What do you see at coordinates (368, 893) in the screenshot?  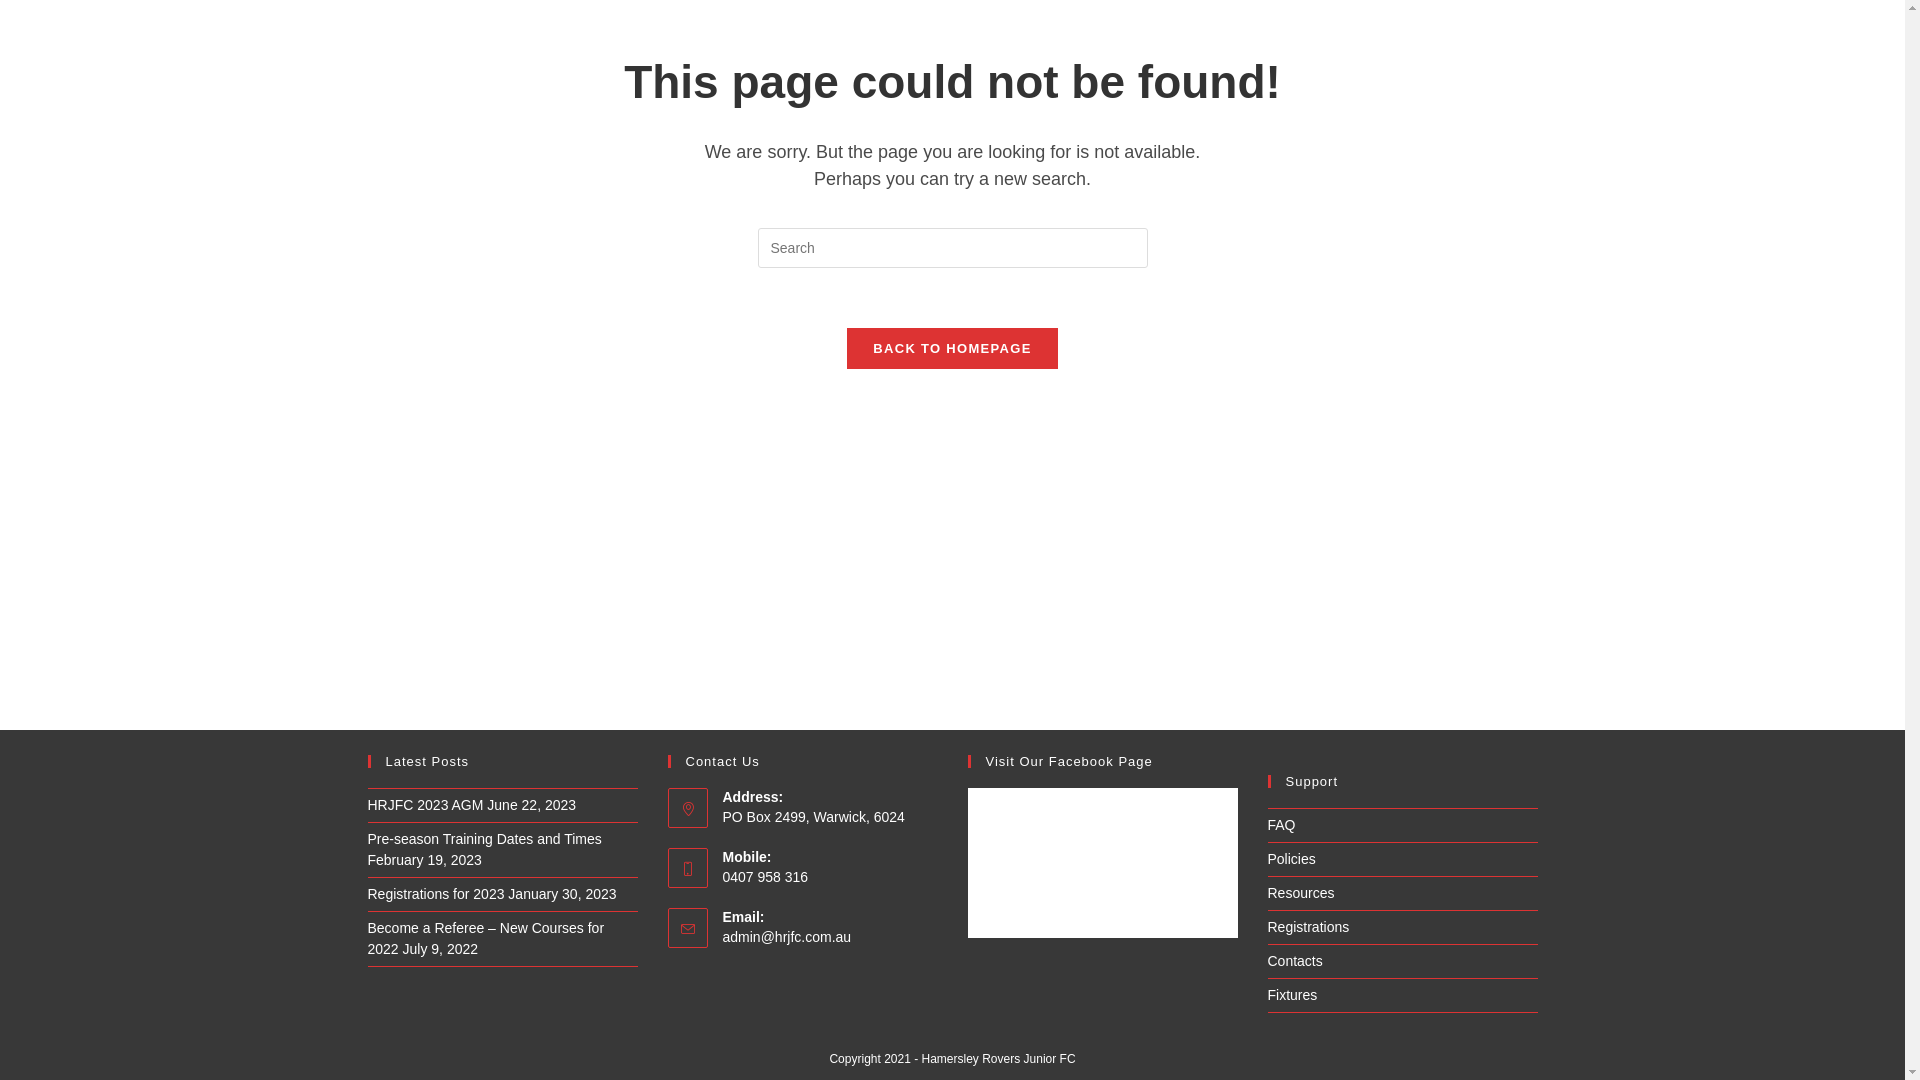 I see `'Registrations for 2023'` at bounding box center [368, 893].